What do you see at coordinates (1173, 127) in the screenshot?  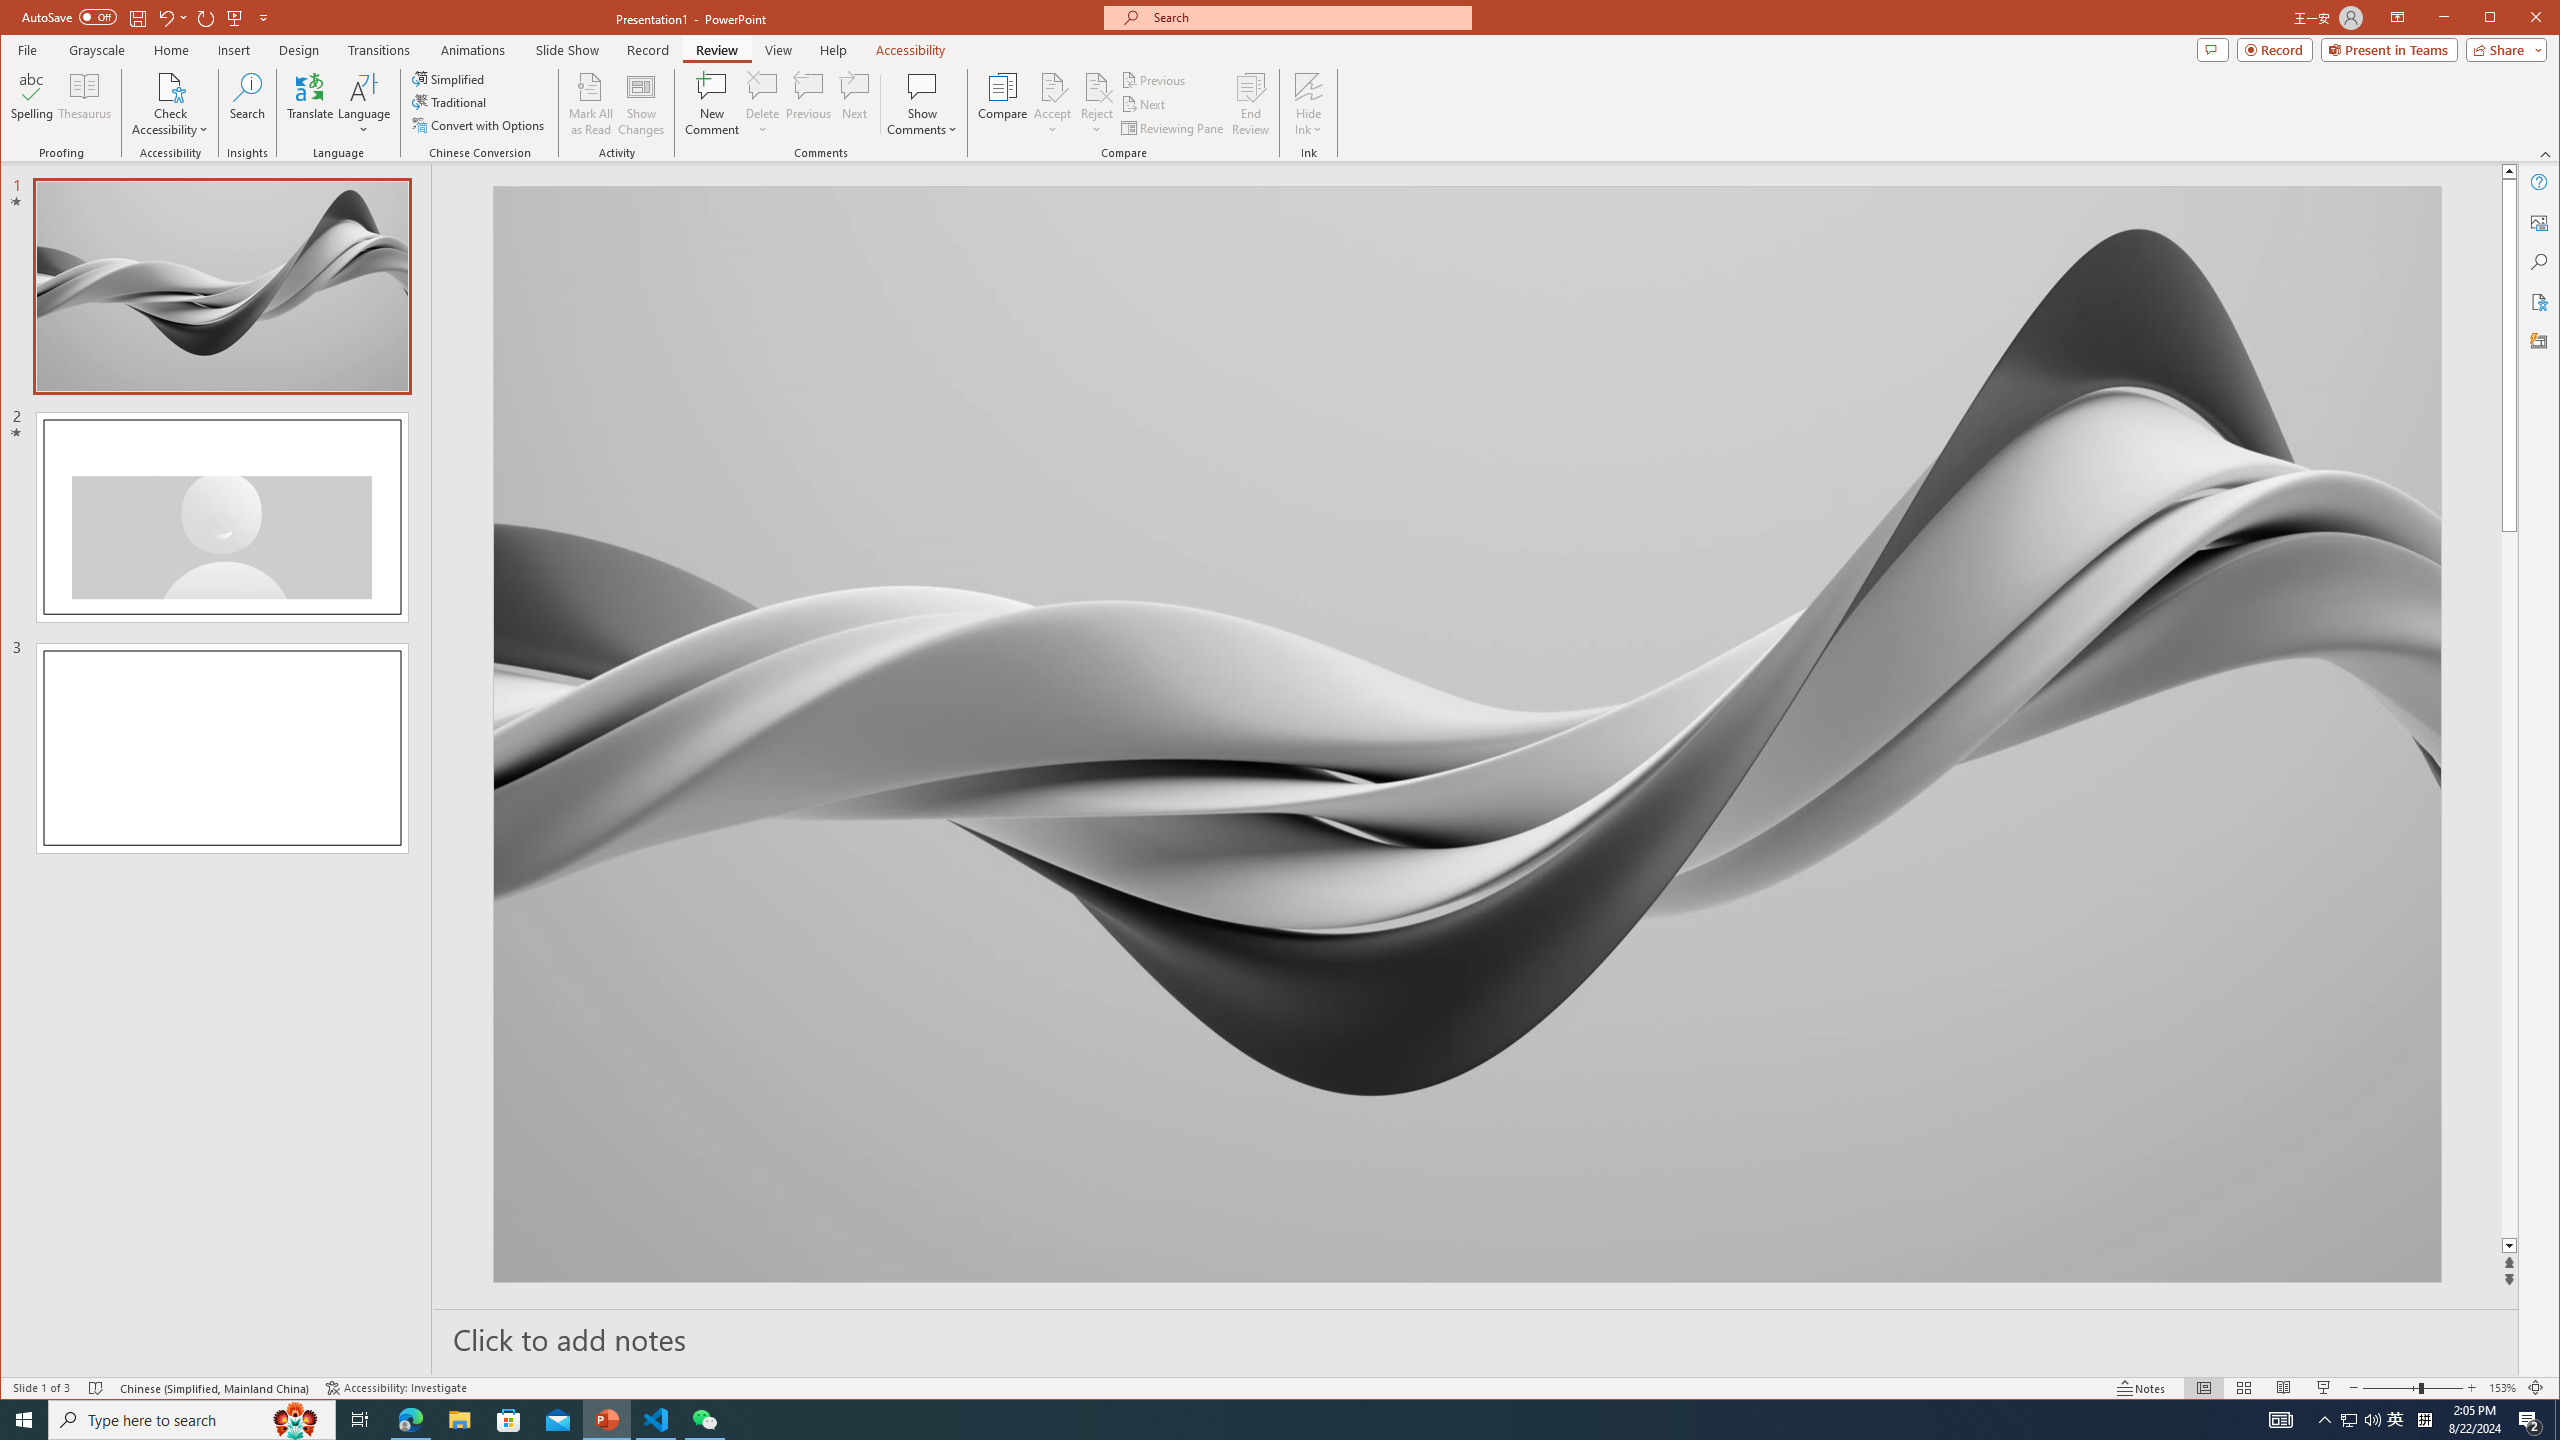 I see `'Reviewing Pane'` at bounding box center [1173, 127].